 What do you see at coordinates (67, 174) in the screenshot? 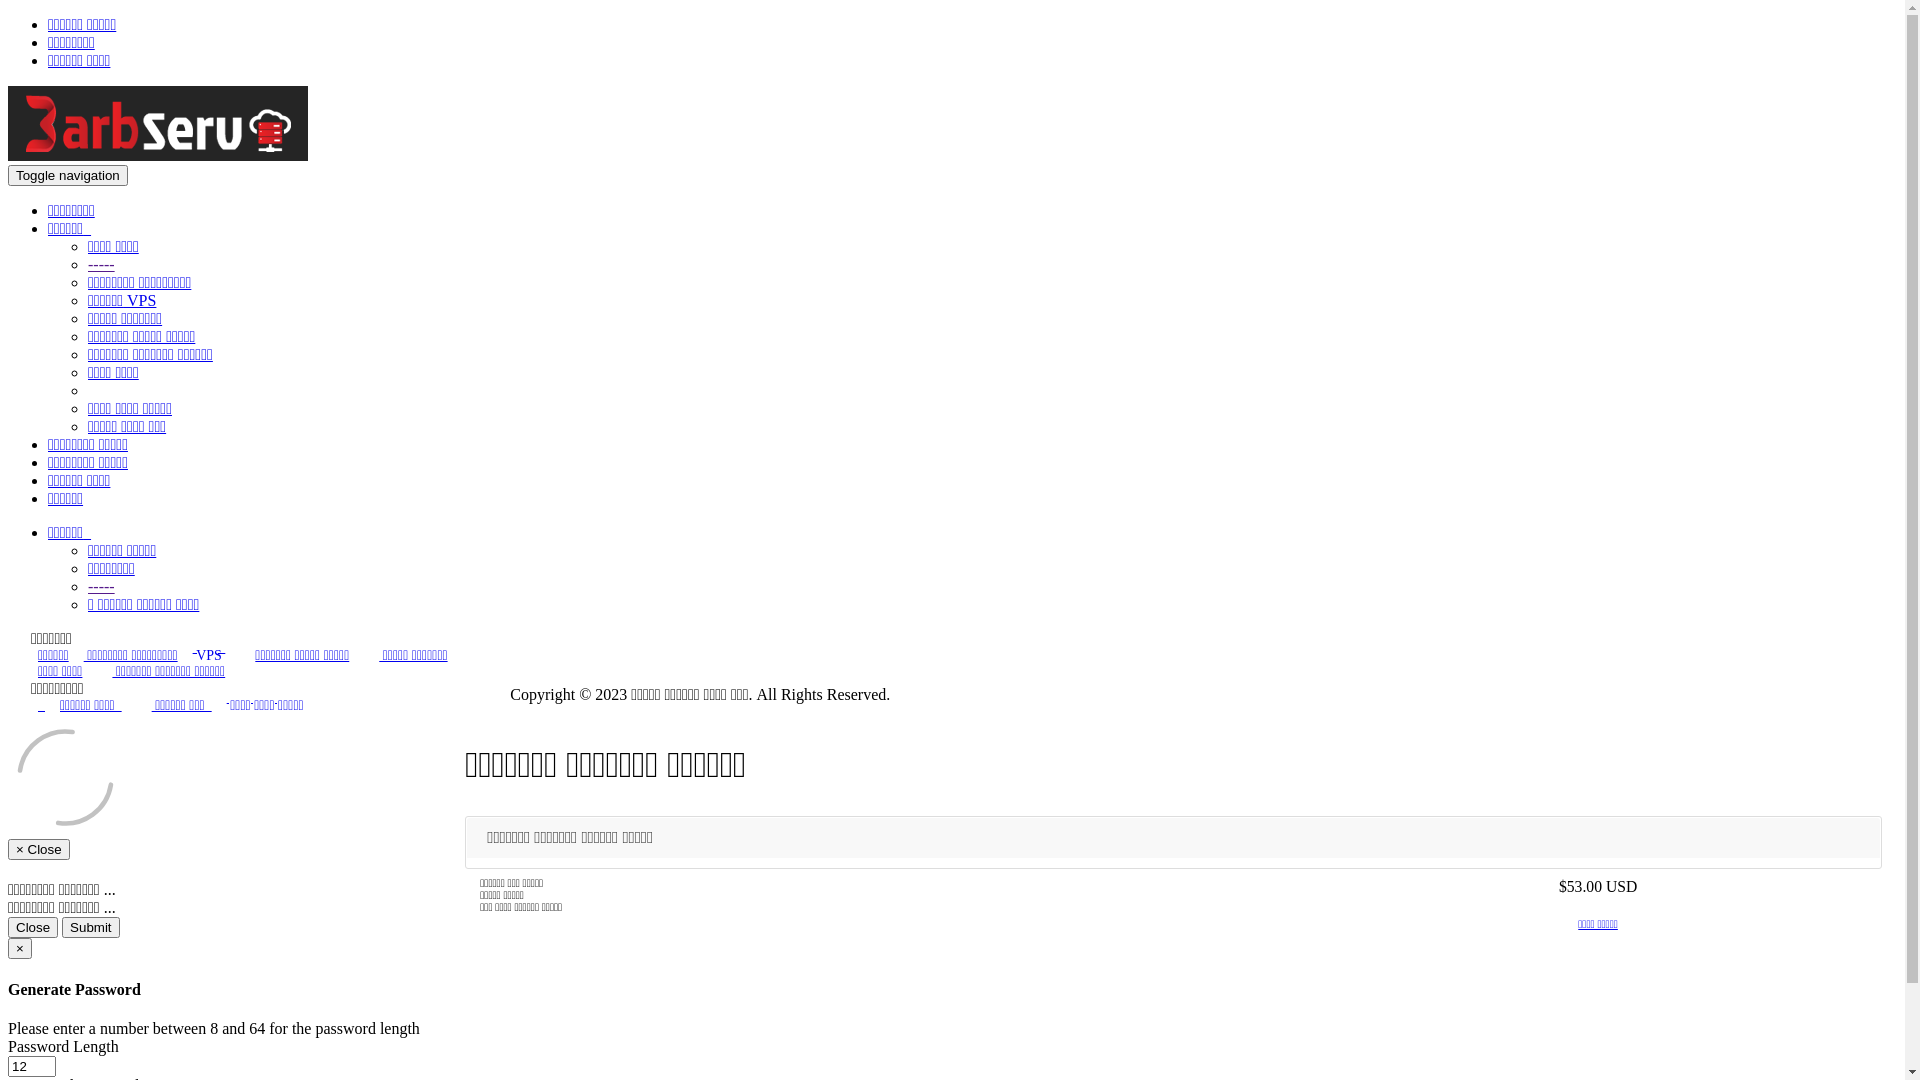
I see `'Toggle navigation'` at bounding box center [67, 174].